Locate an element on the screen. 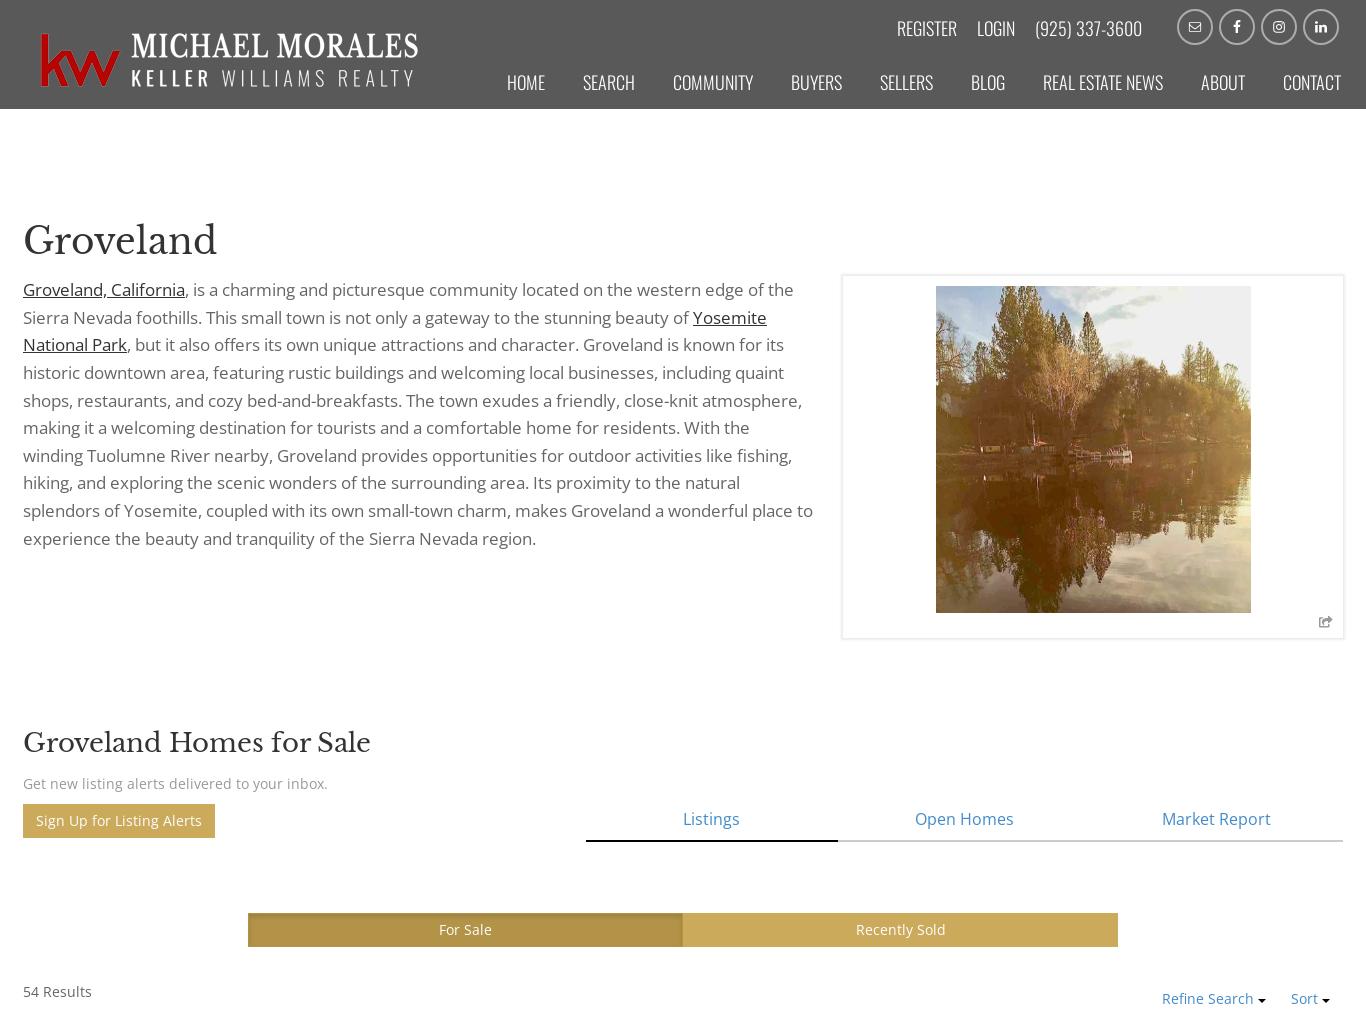 Image resolution: width=1366 pixels, height=1015 pixels. 'Sort' is located at coordinates (1305, 998).